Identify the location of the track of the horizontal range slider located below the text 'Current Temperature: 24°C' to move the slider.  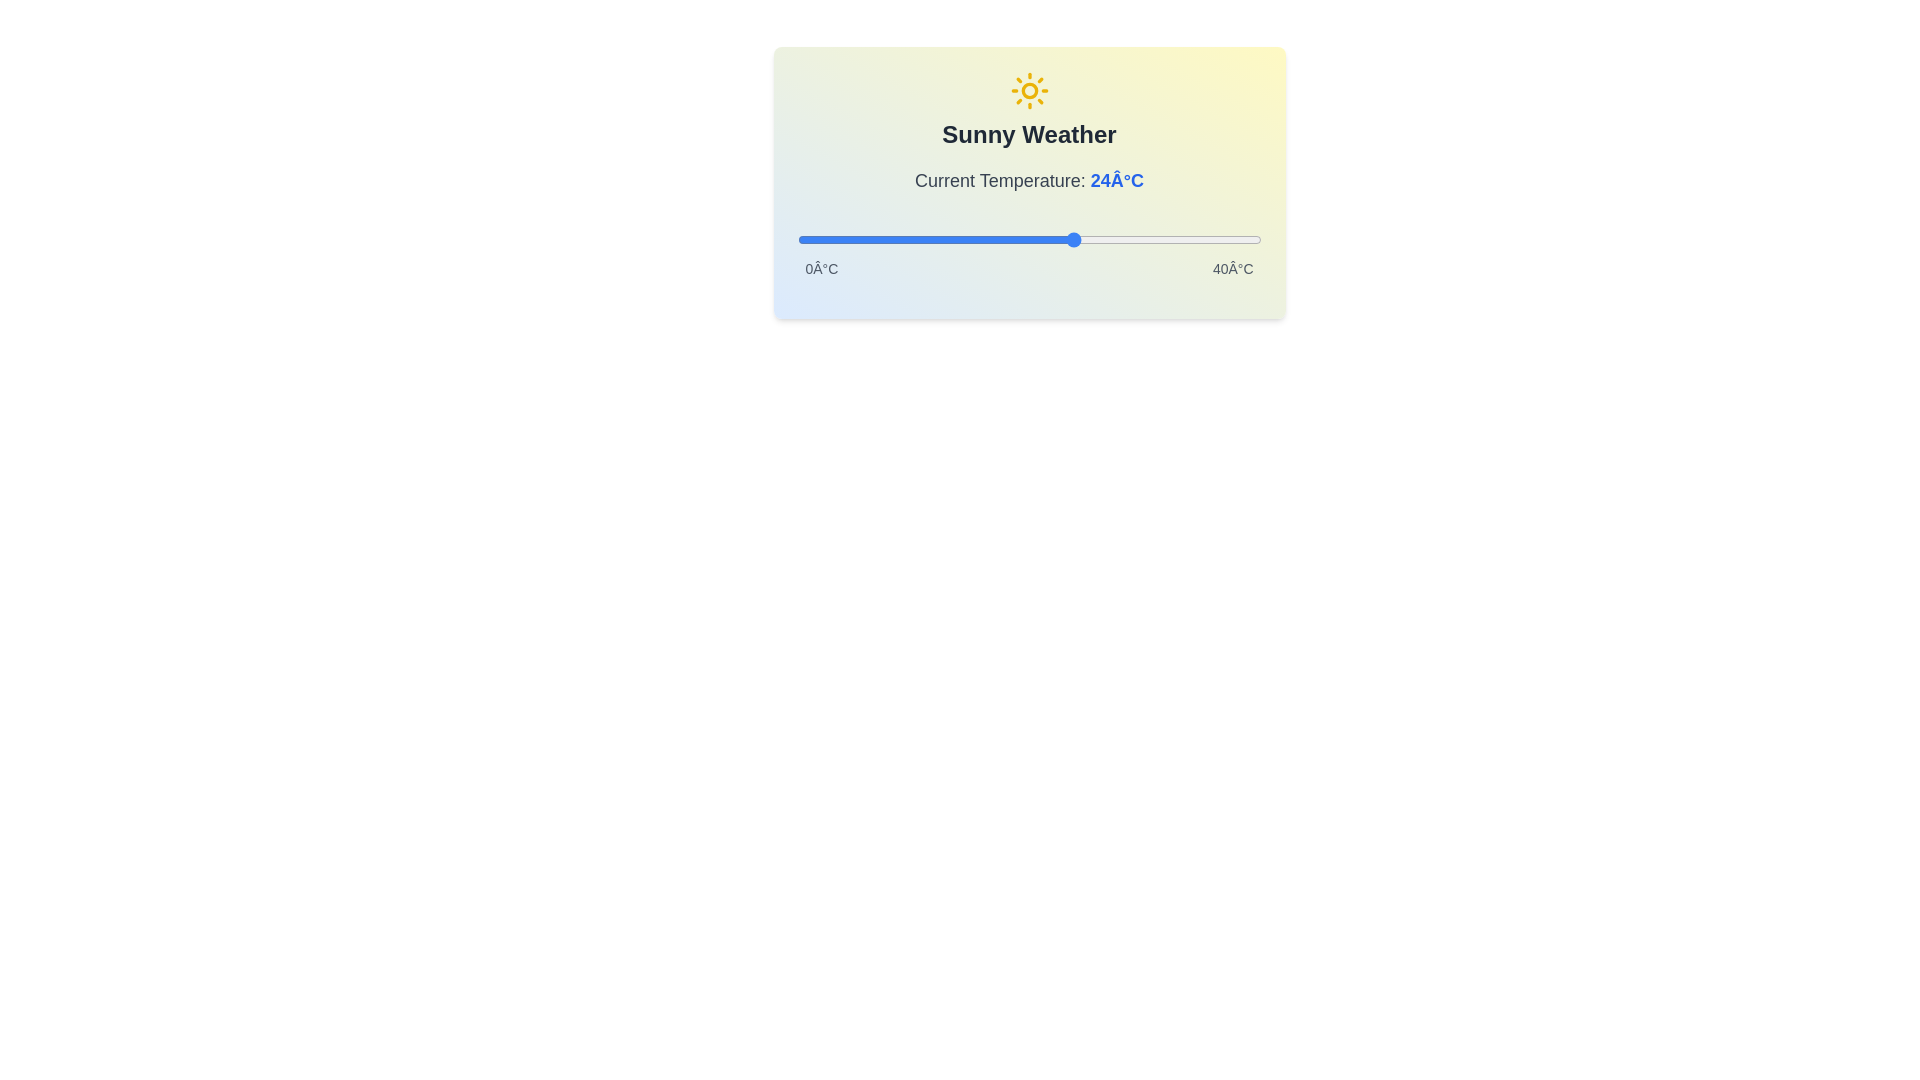
(1029, 238).